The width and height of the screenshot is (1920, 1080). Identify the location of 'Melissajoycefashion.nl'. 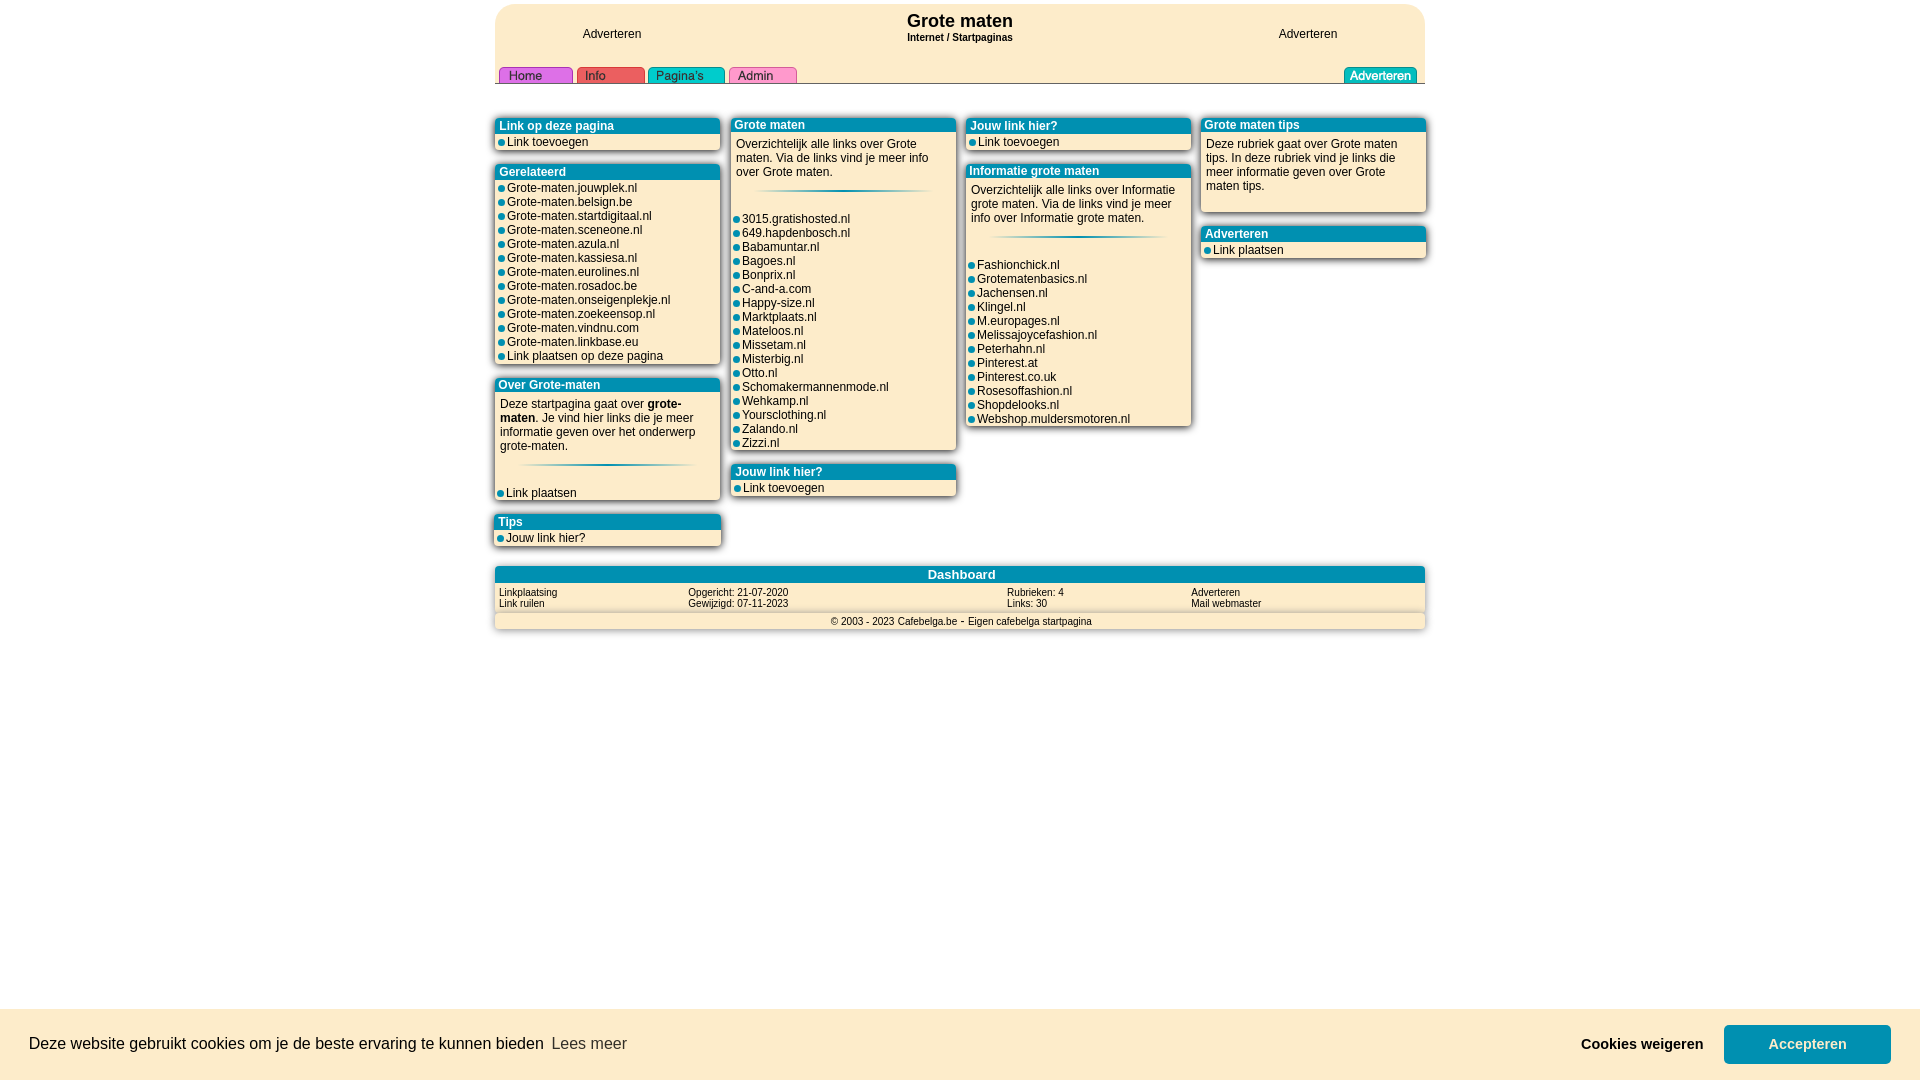
(1036, 334).